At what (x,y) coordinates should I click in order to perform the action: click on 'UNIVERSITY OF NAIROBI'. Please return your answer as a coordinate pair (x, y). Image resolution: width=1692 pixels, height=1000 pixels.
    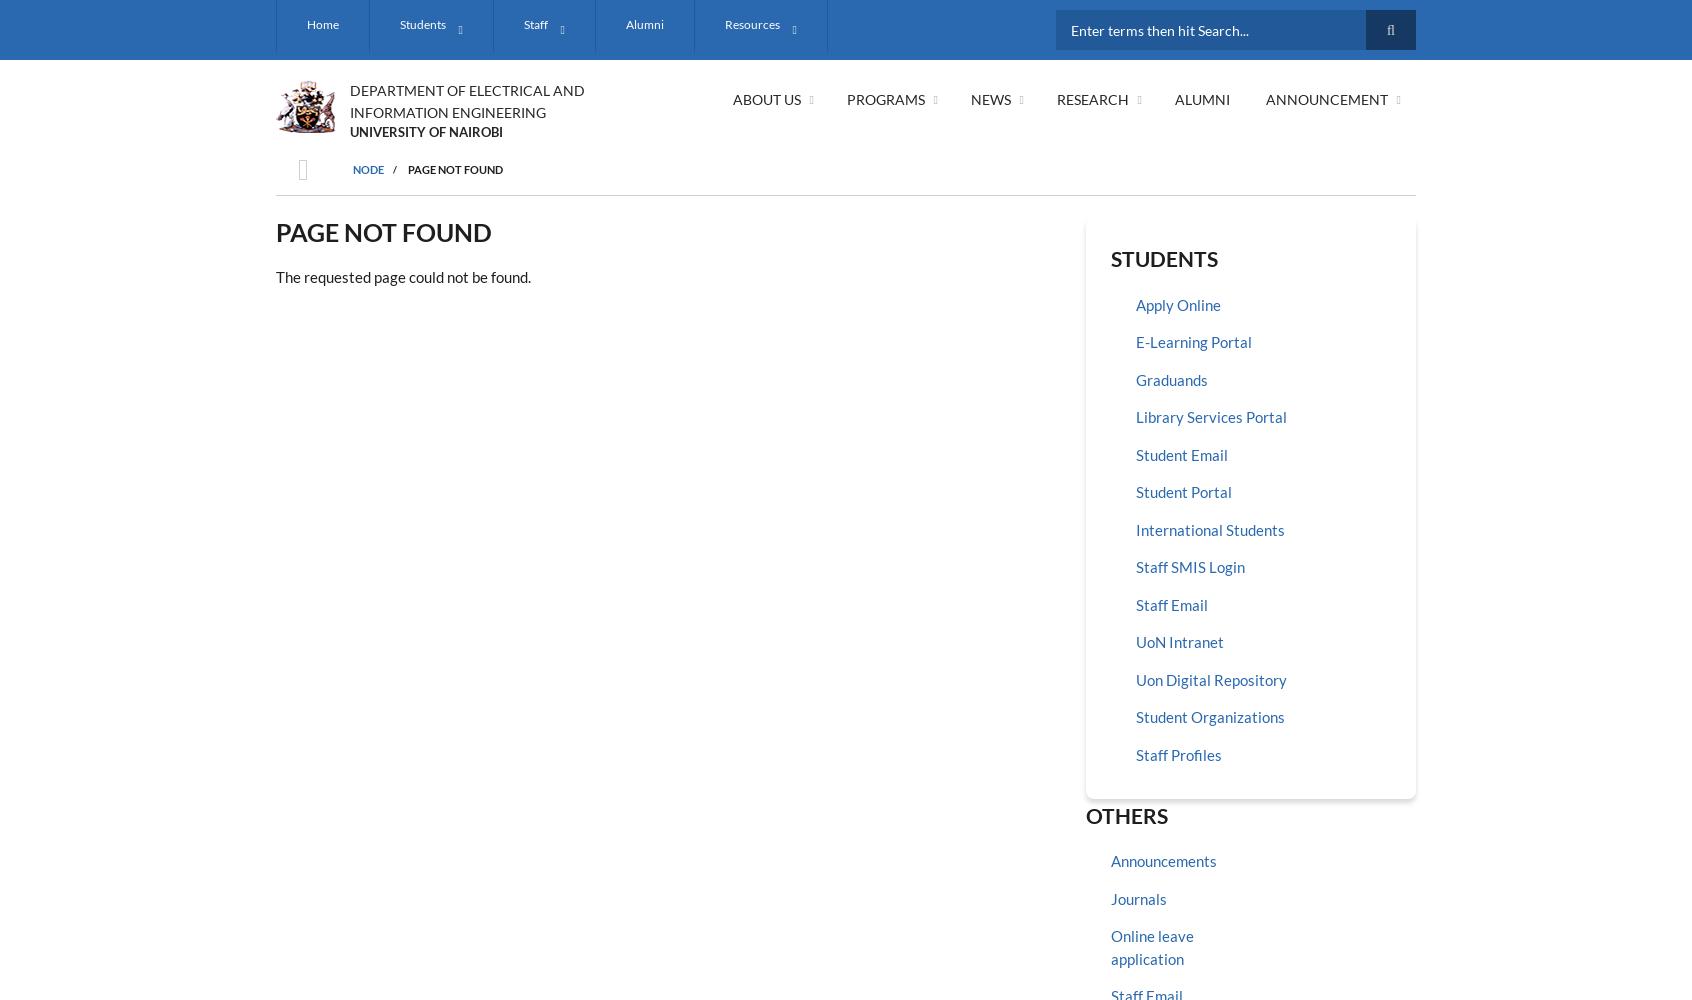
    Looking at the image, I should click on (349, 131).